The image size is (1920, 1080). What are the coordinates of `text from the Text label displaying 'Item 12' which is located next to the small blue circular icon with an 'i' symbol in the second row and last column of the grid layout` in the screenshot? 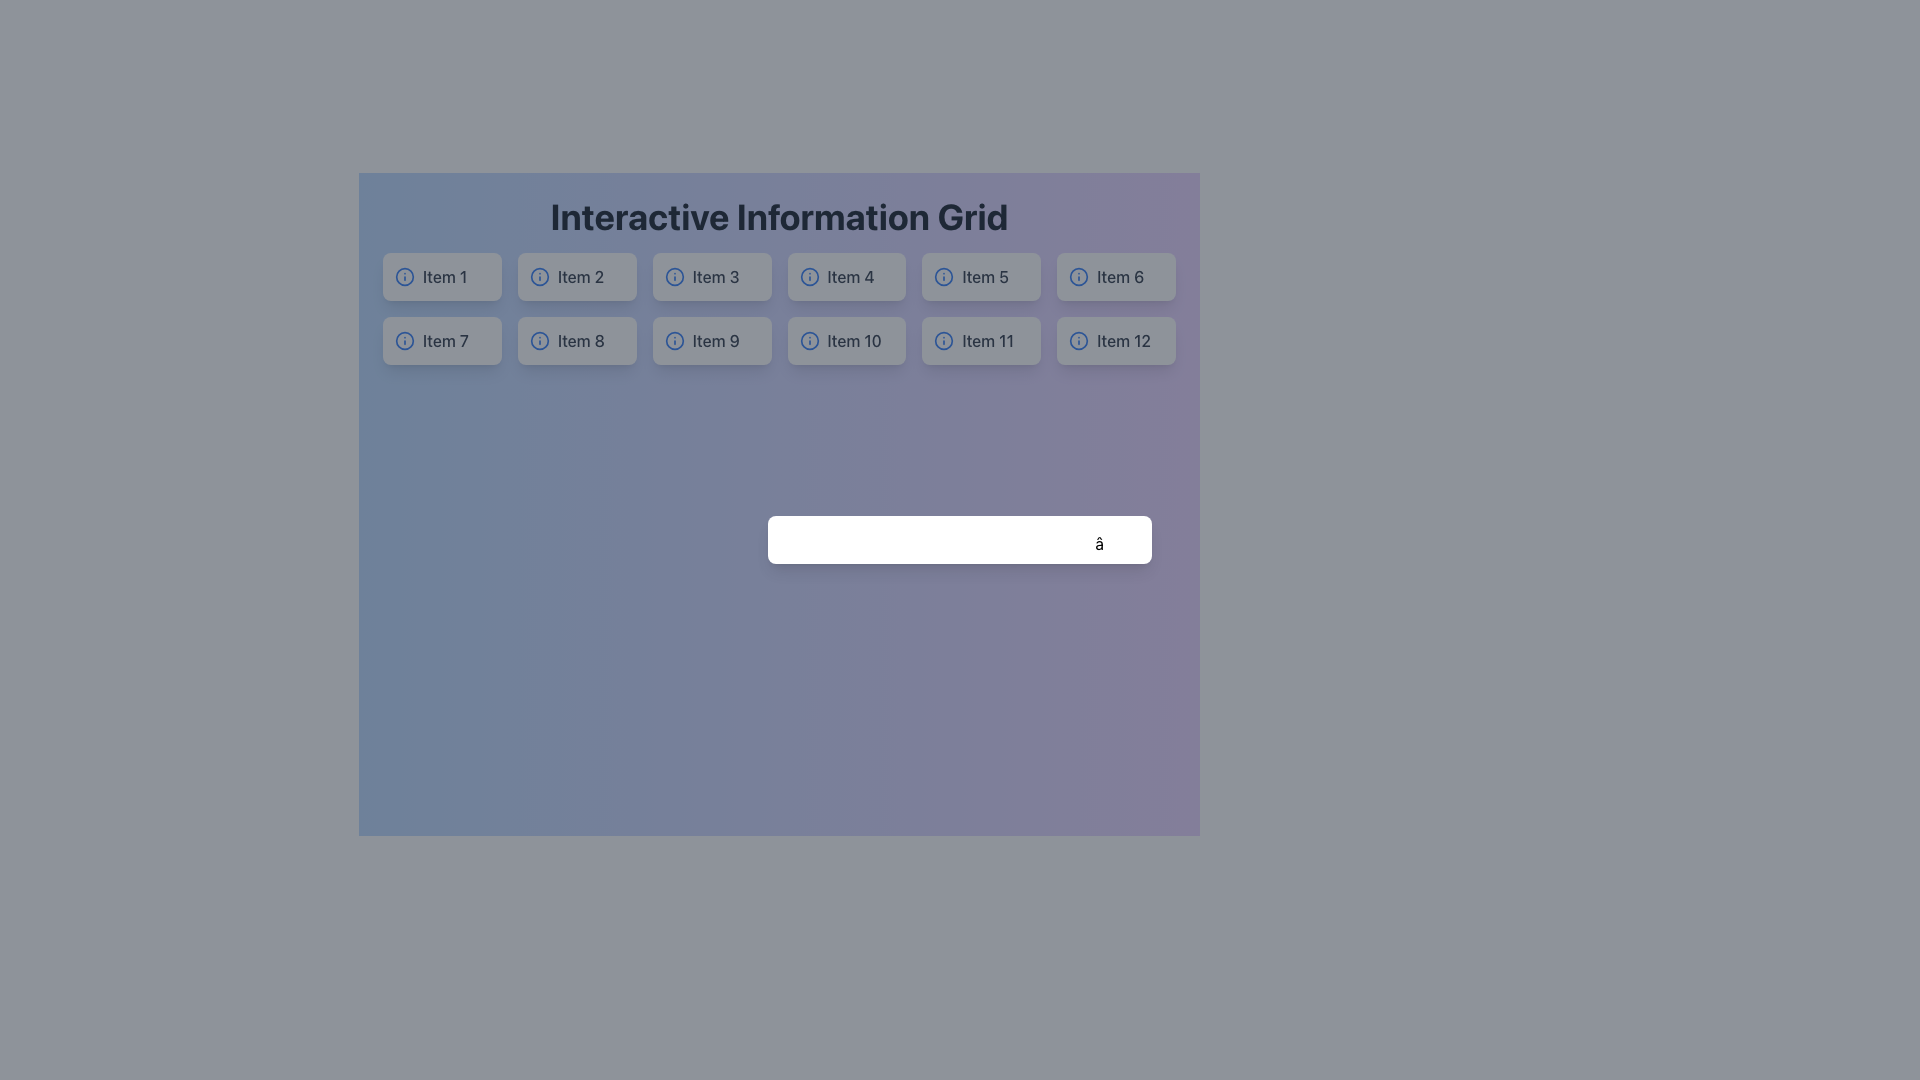 It's located at (1124, 339).